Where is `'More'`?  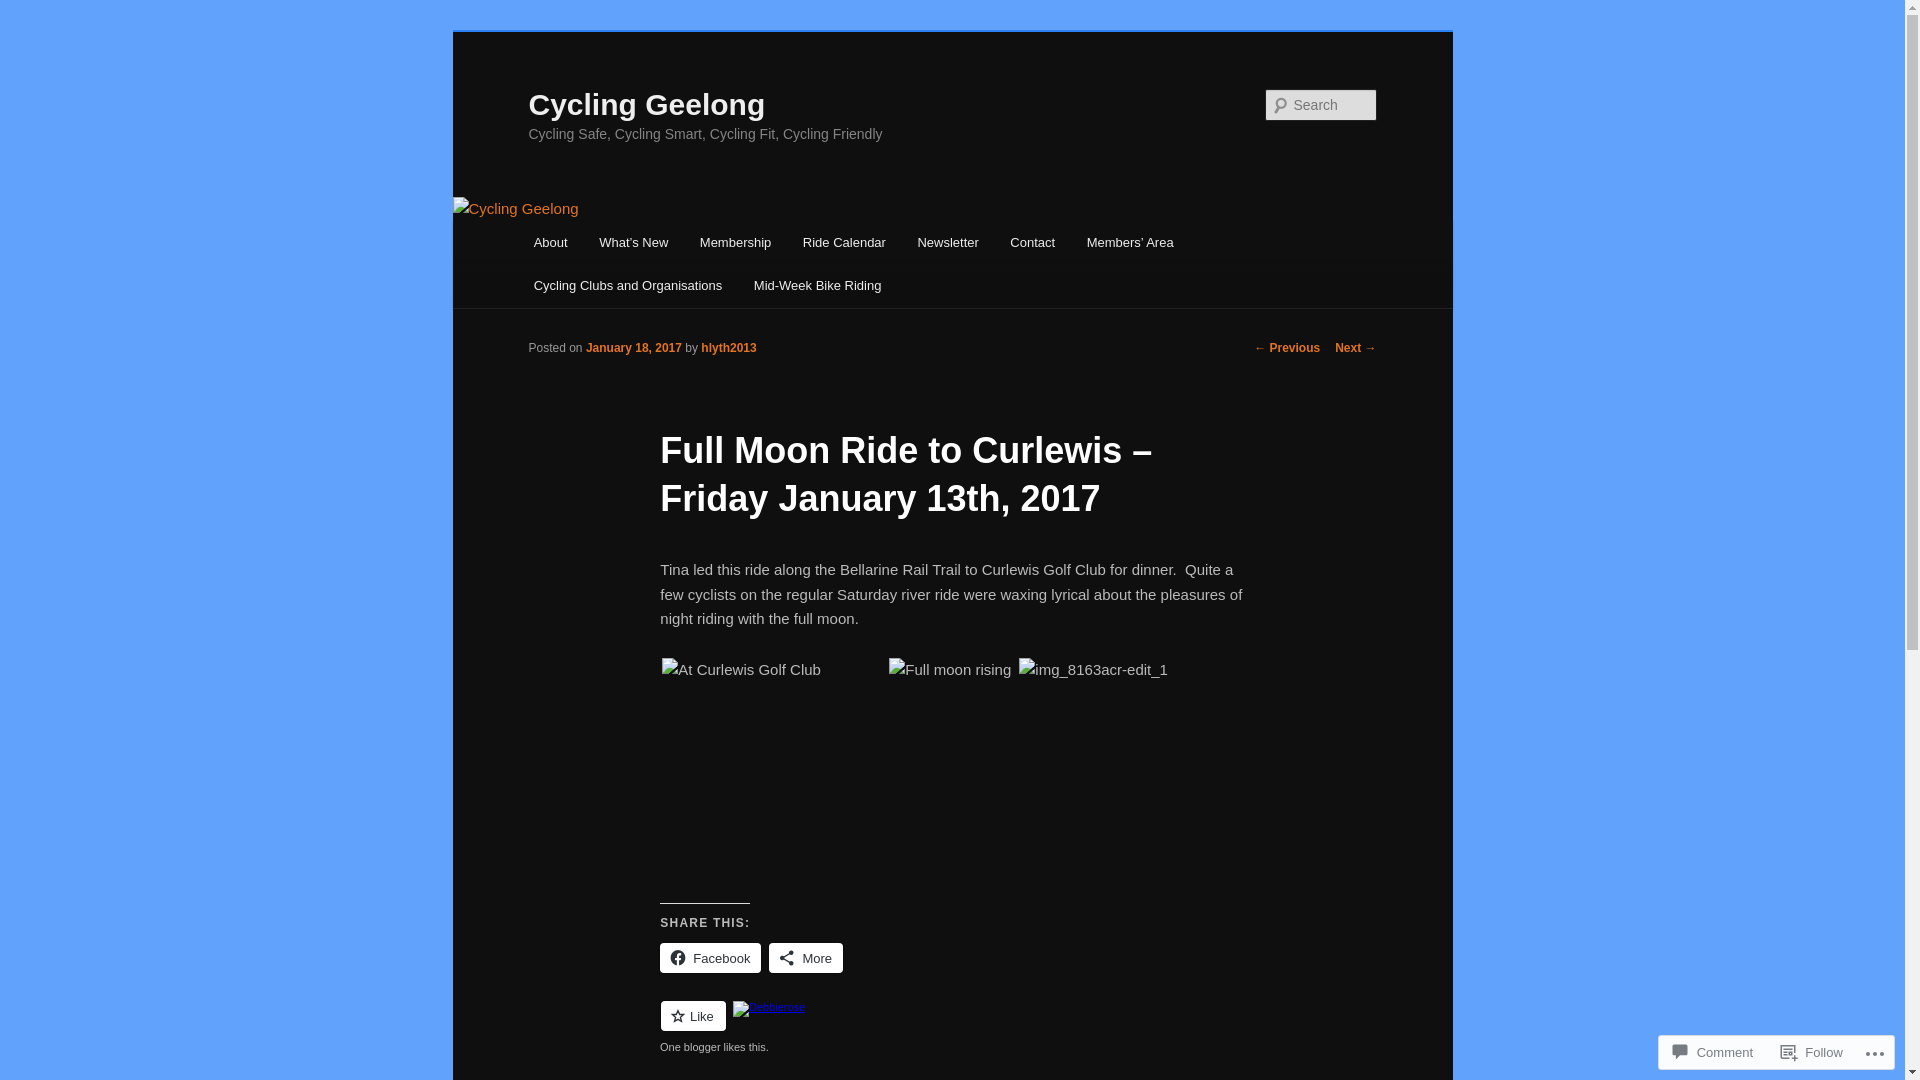 'More' is located at coordinates (806, 956).